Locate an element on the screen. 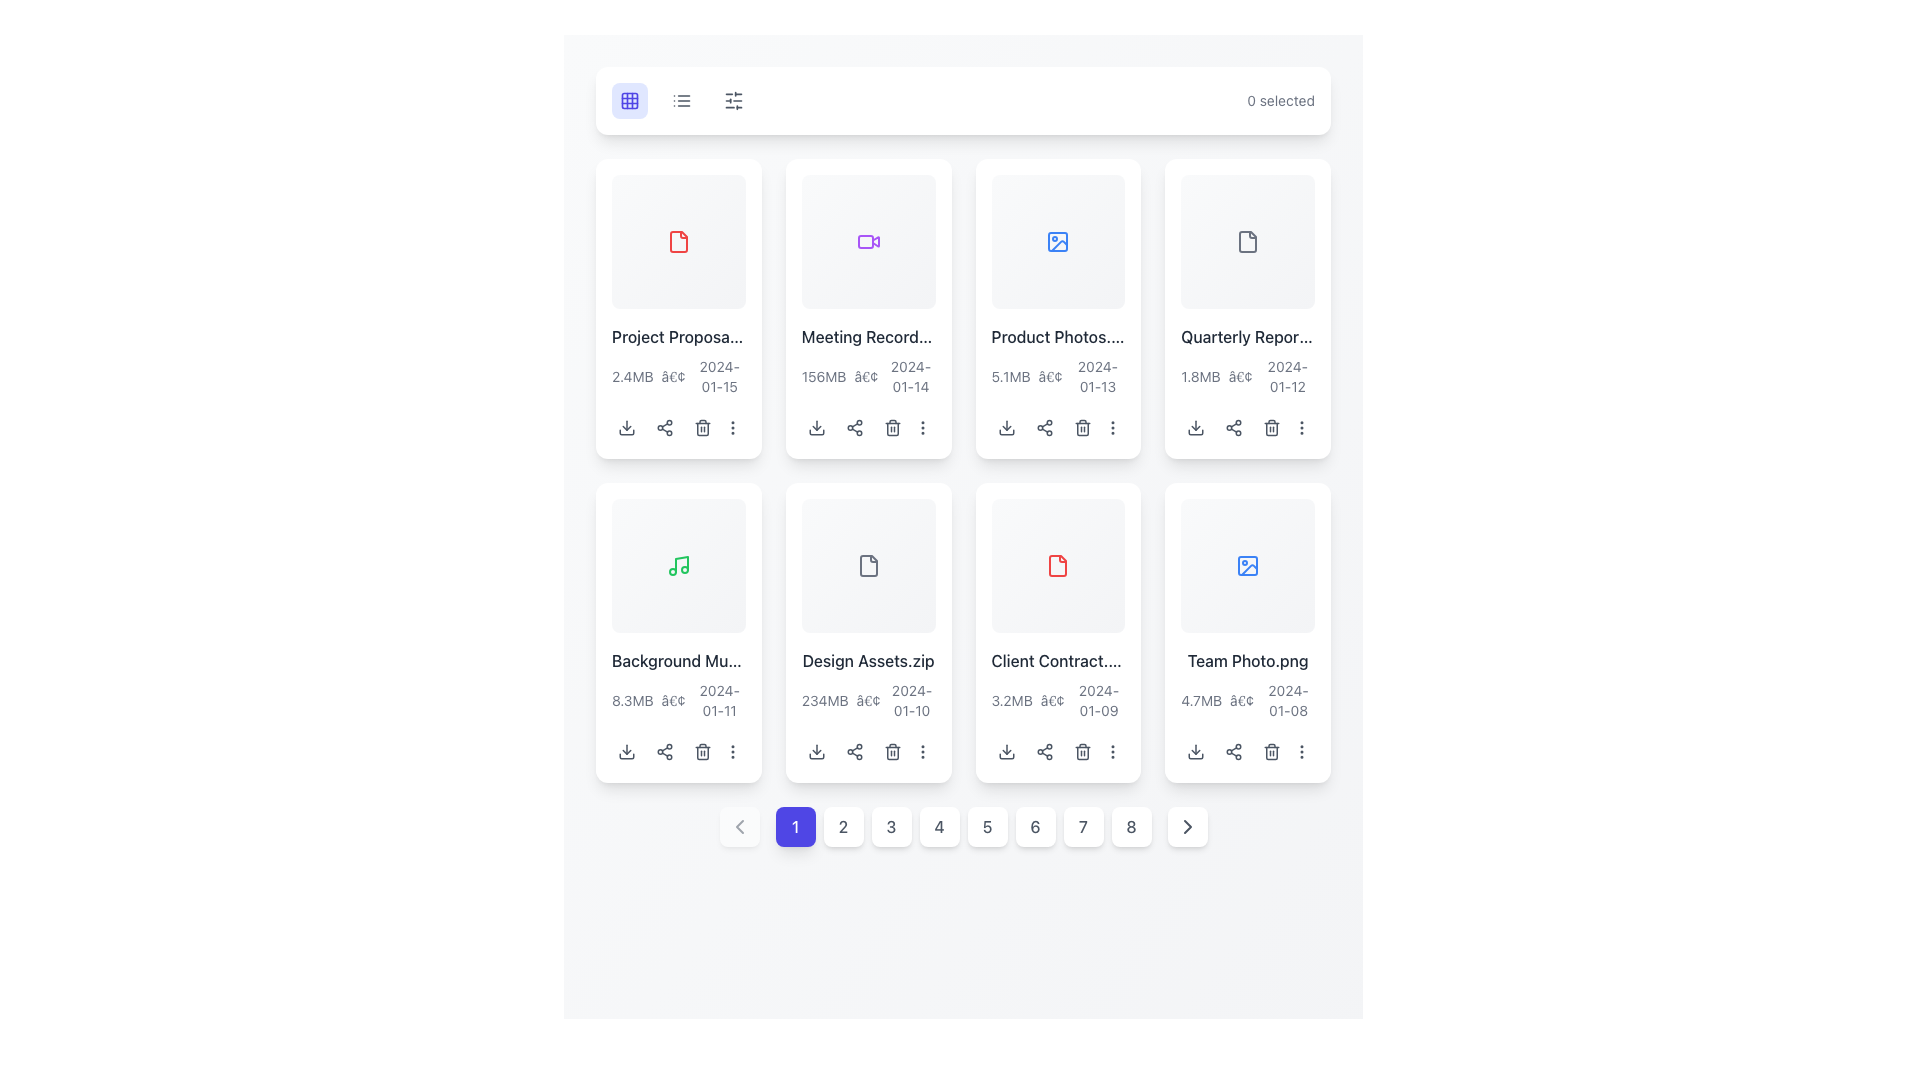 The height and width of the screenshot is (1080, 1920). the decorative visual icon resembling a play button within the card component located in the second column of the first row to inspect its associated content is located at coordinates (865, 240).